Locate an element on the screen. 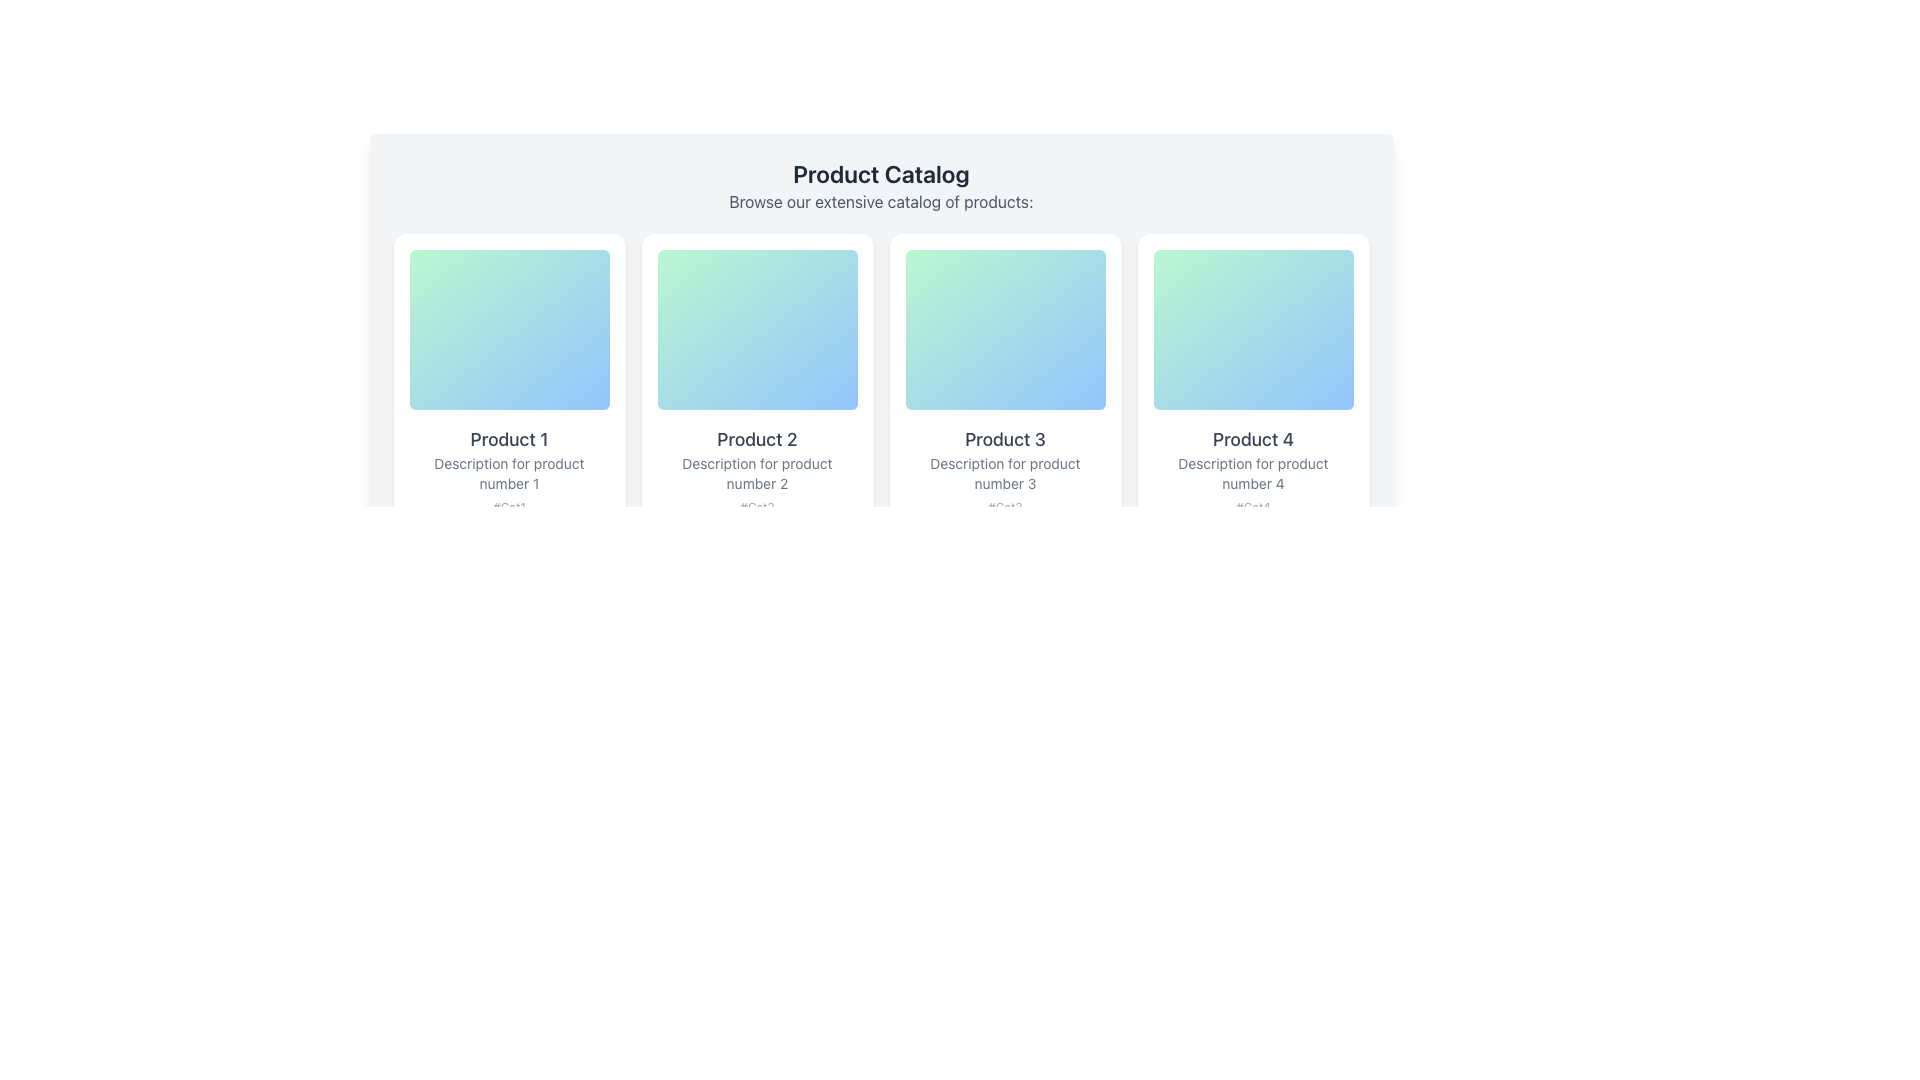 This screenshot has height=1080, width=1920. the decorative background element of the 'Product 4' card located in the fourth column of the product catalog grid, positioned near the top-center of the card is located at coordinates (1252, 329).